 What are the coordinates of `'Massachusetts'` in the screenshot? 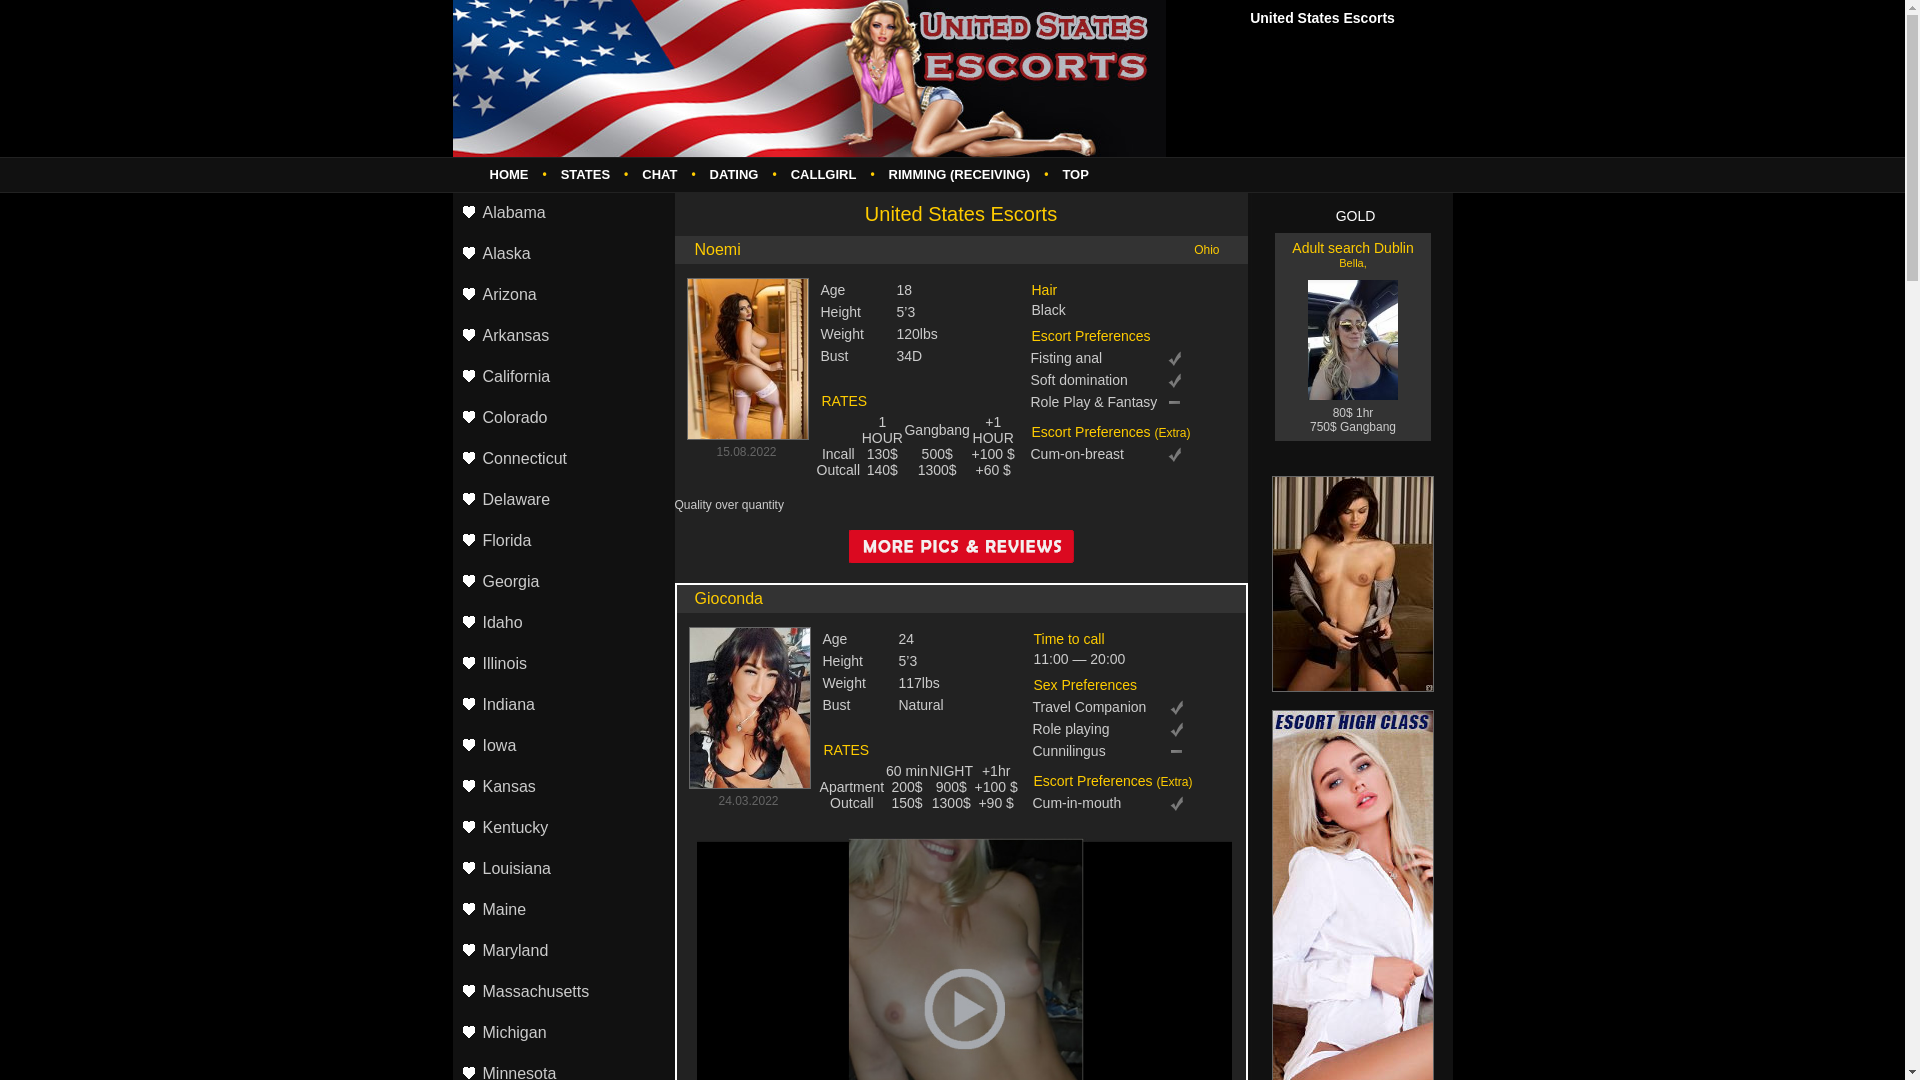 It's located at (560, 992).